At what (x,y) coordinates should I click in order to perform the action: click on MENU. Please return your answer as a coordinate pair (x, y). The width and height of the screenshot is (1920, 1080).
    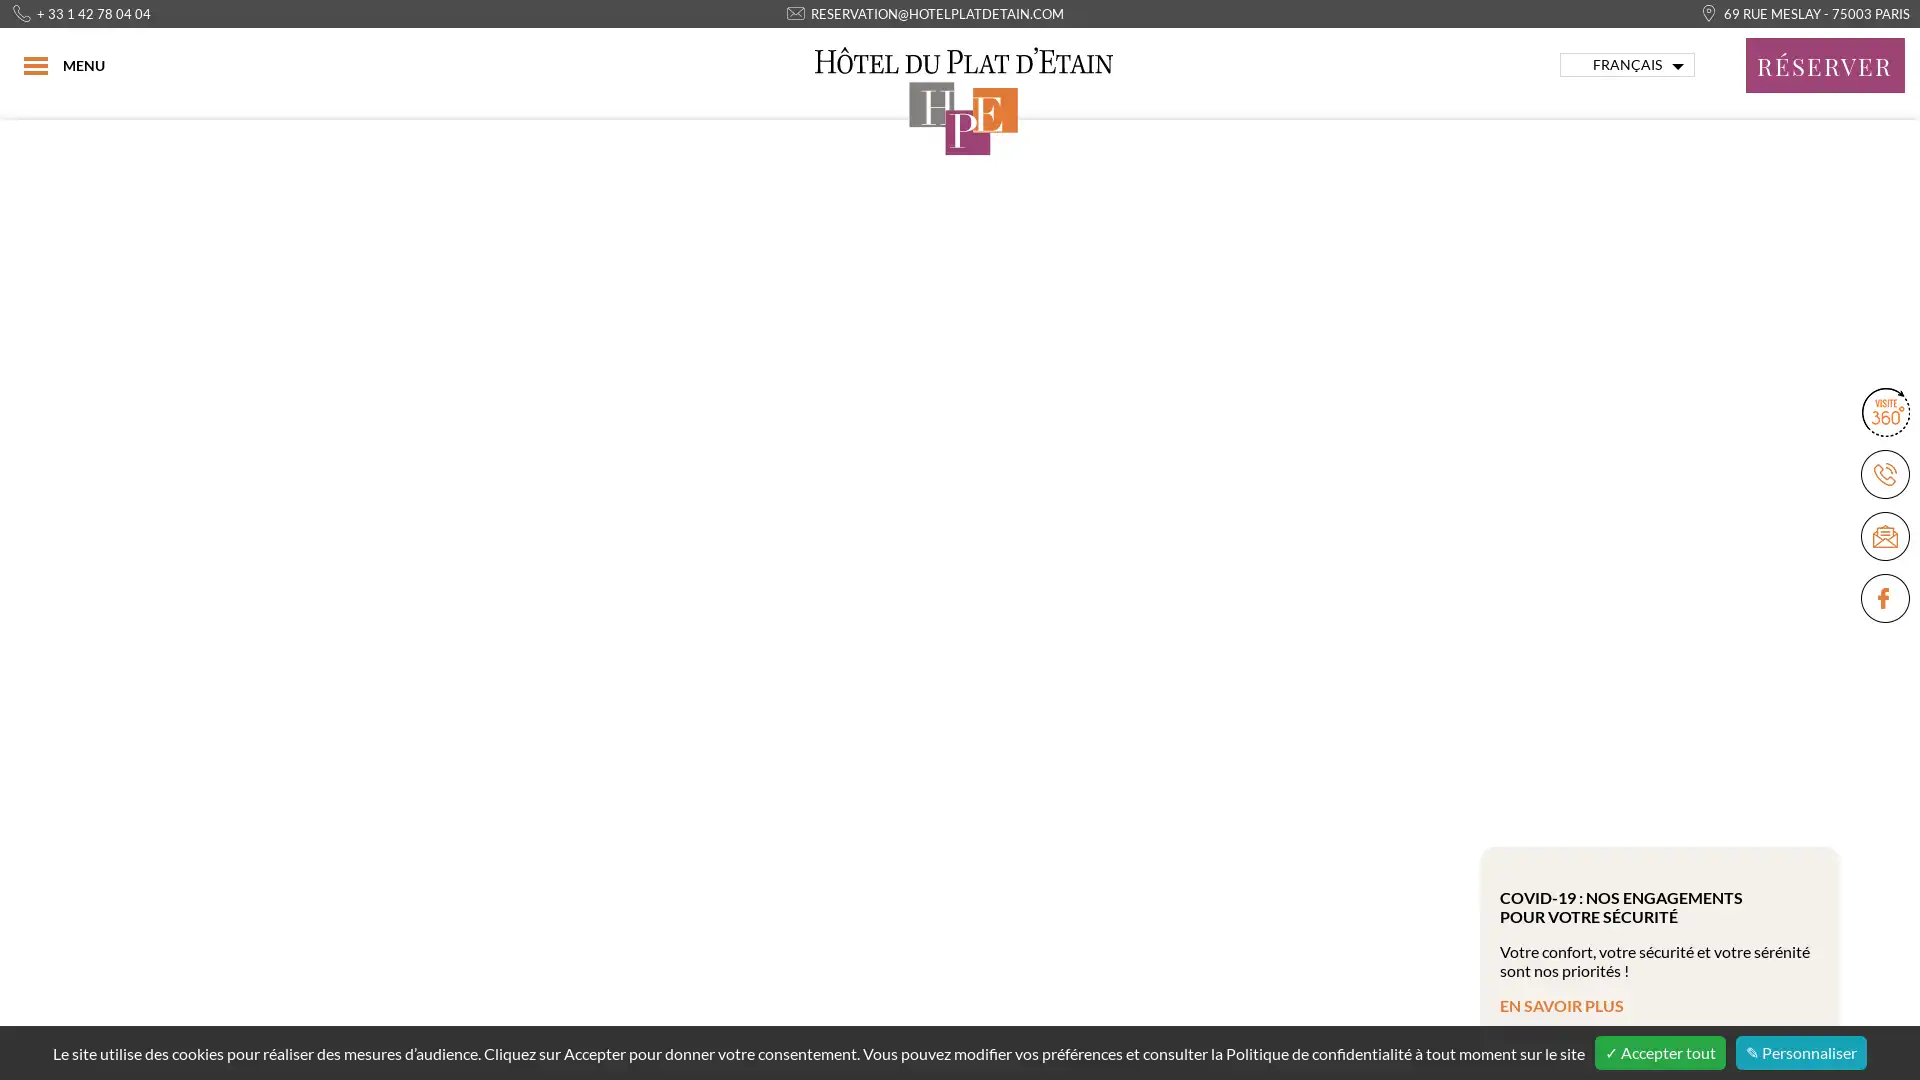
    Looking at the image, I should click on (64, 64).